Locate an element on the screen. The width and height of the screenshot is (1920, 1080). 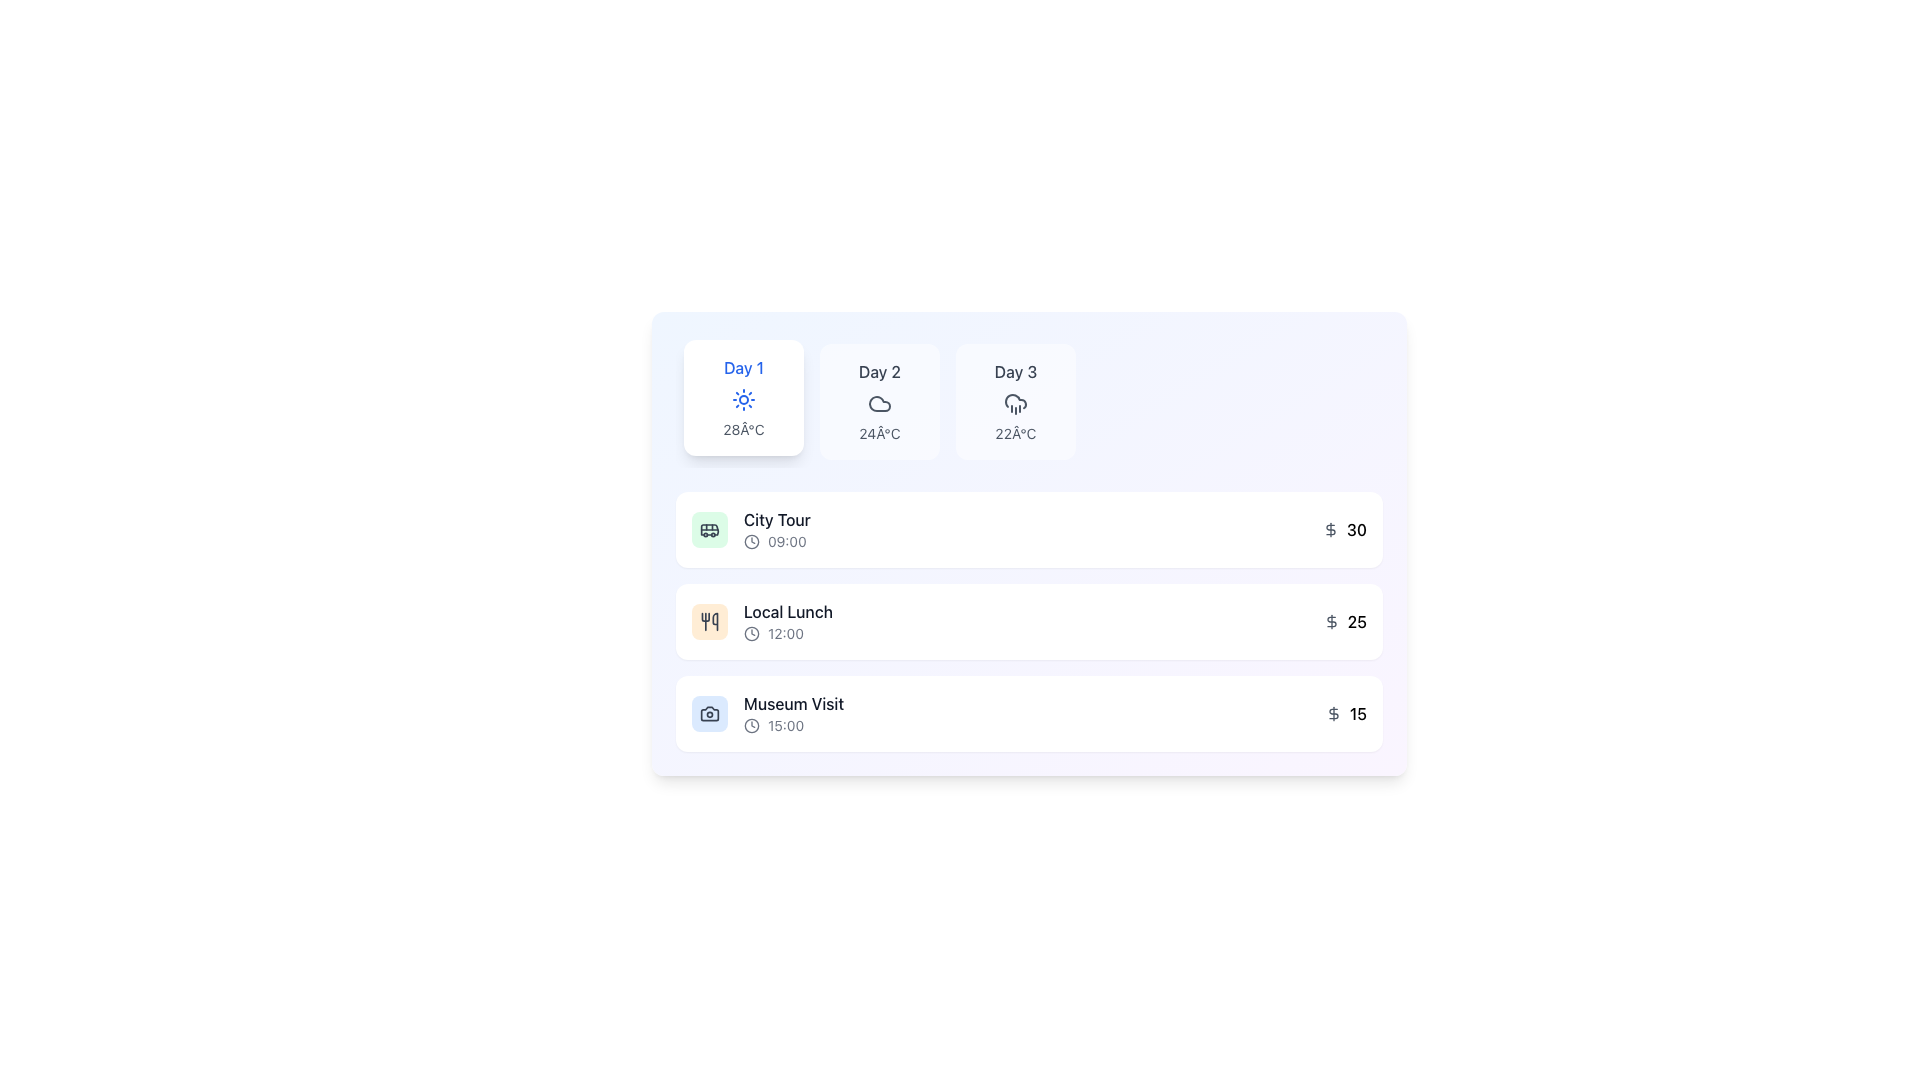
the Text Label that serves as the title of an event or activity, positioned above the '15:00' text and next to a camera icon is located at coordinates (793, 703).